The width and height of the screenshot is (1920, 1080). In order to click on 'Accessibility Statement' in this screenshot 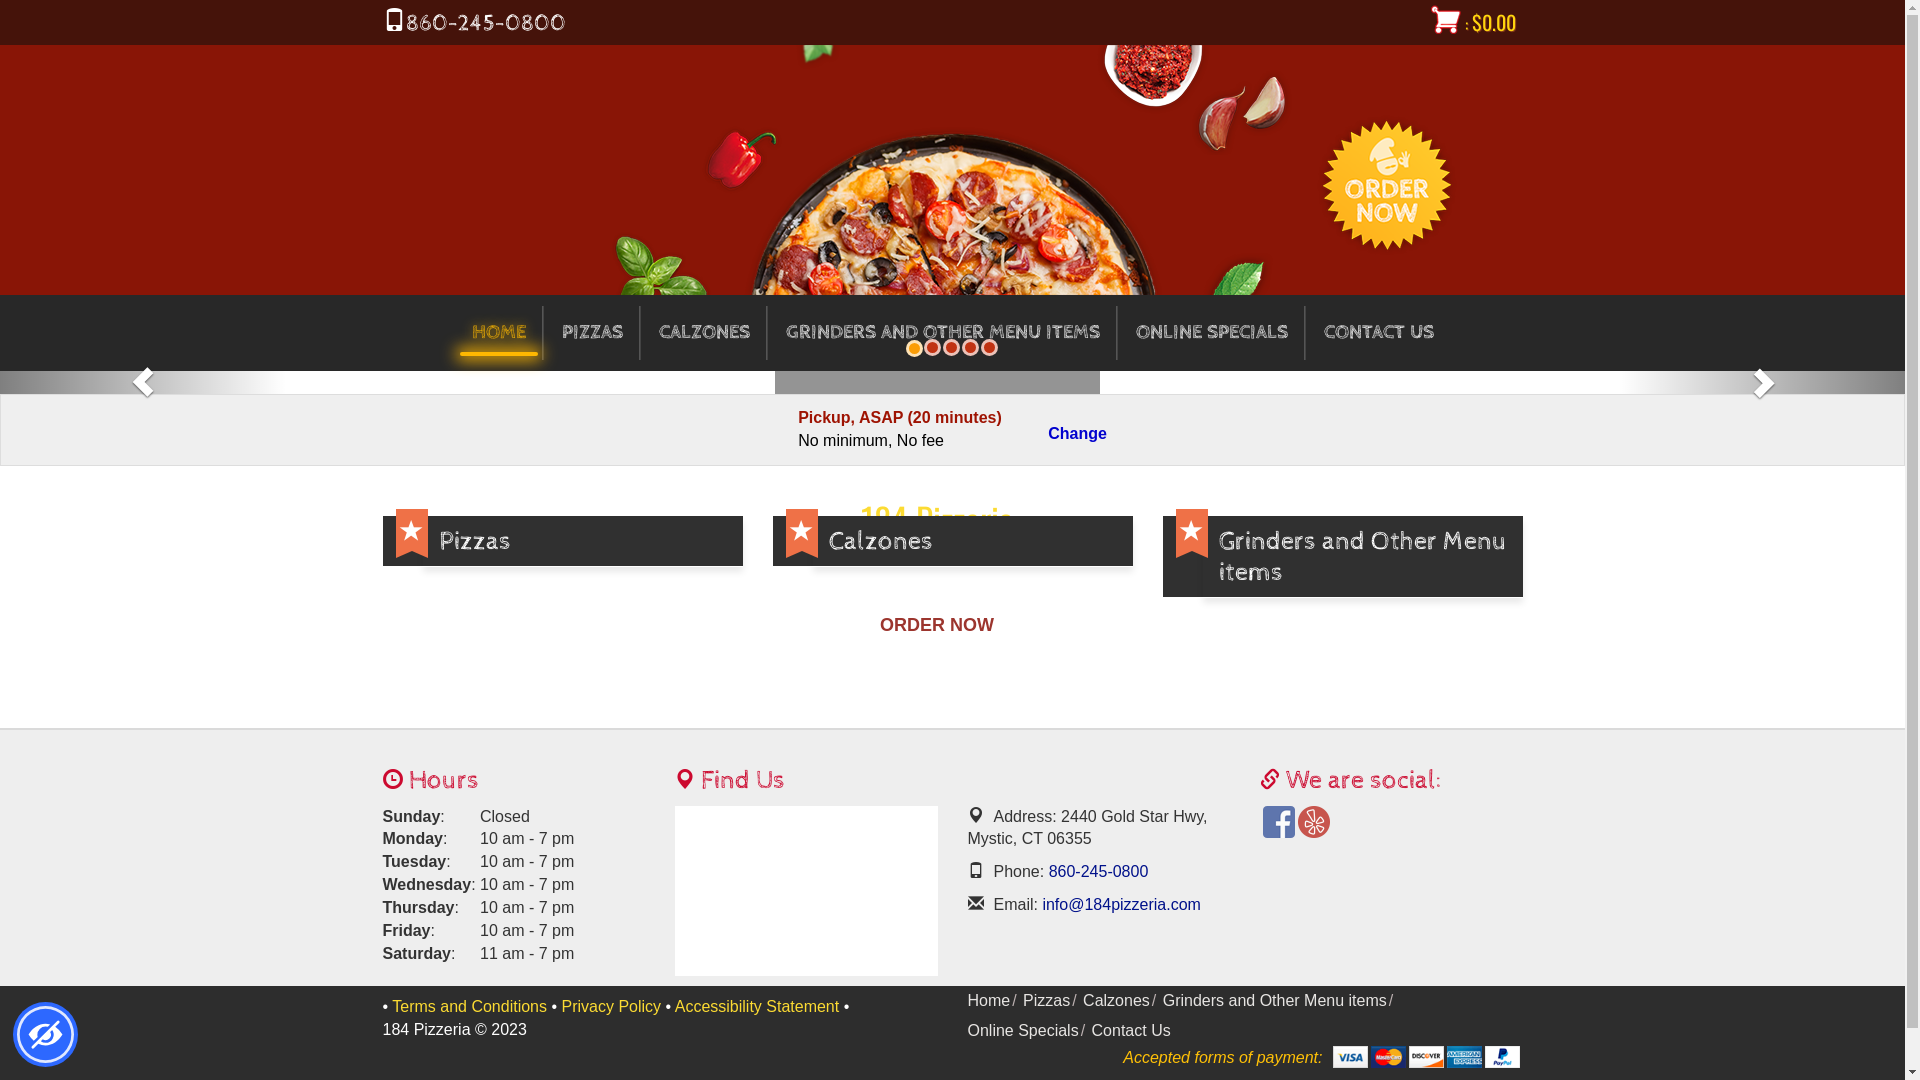, I will do `click(756, 1006)`.